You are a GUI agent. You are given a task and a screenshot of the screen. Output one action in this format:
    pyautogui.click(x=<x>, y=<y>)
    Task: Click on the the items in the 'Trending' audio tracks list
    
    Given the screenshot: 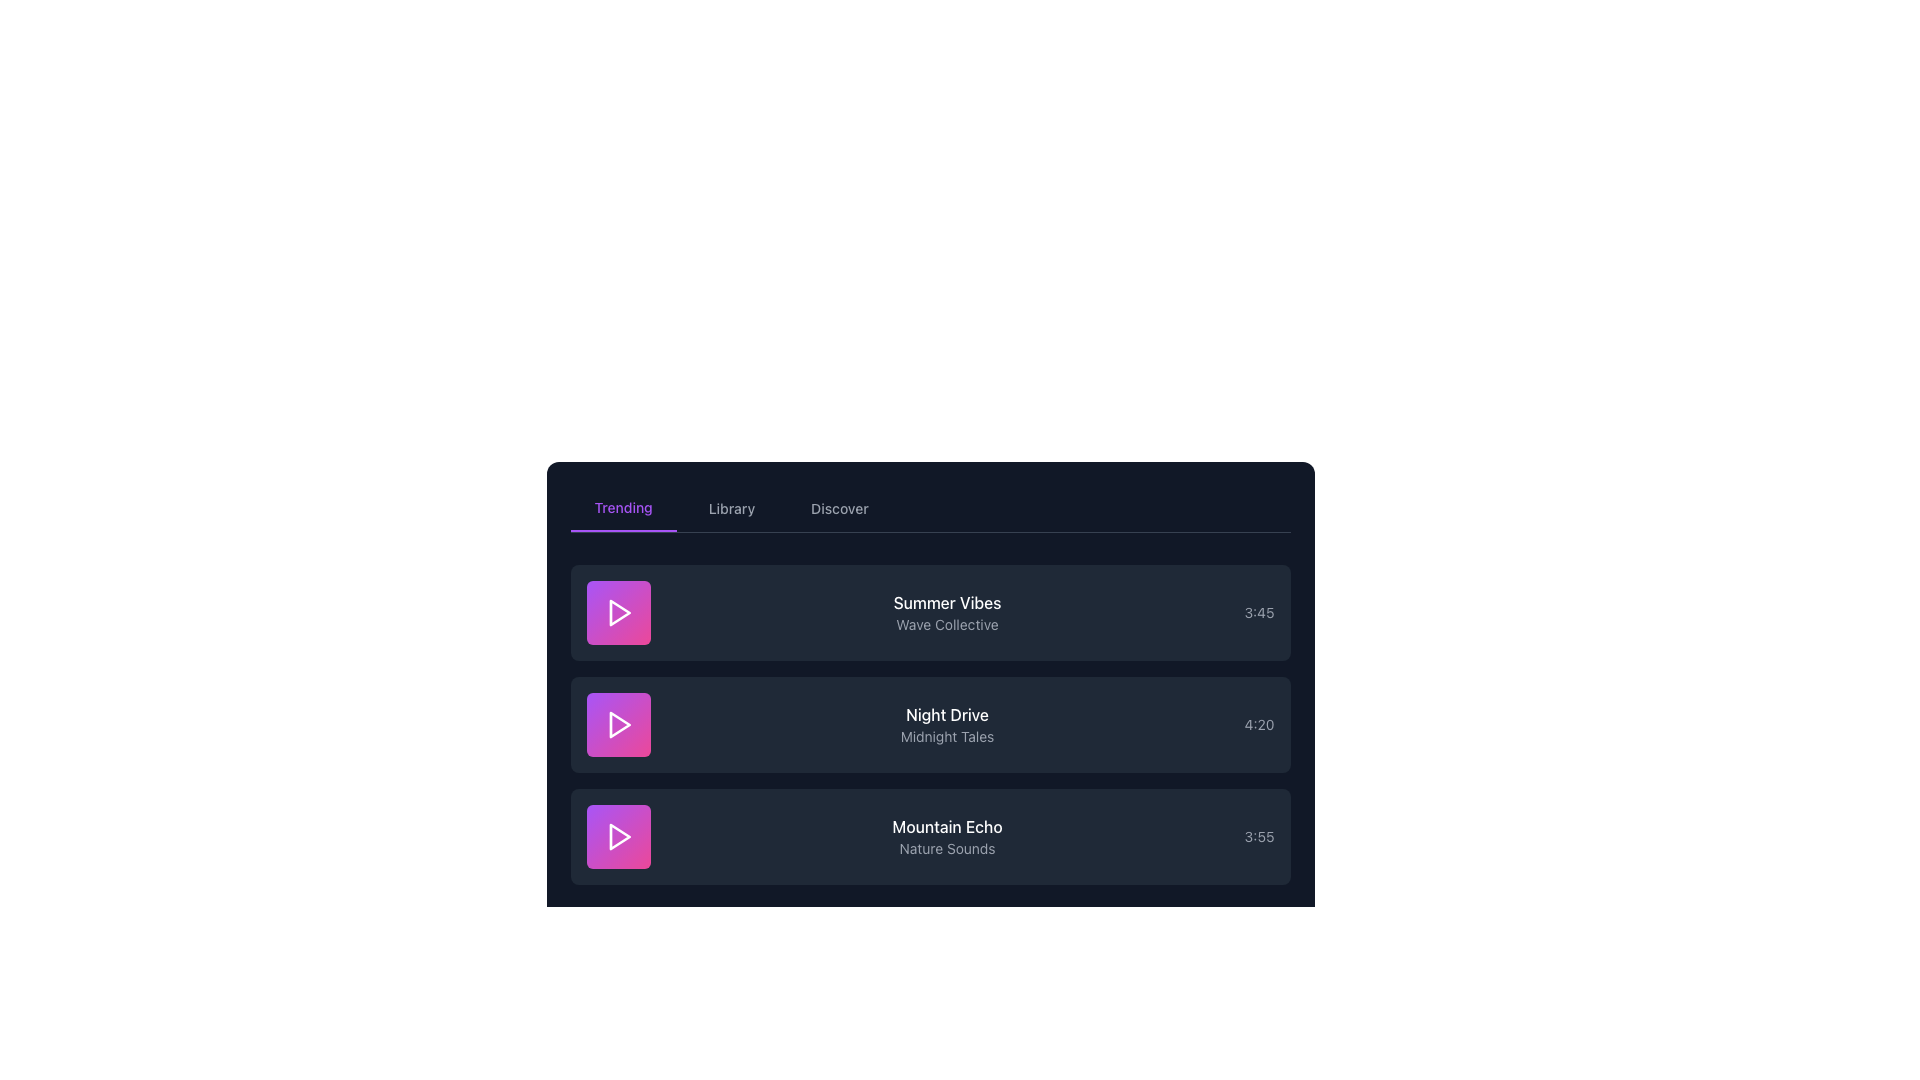 What is the action you would take?
    pyautogui.click(x=929, y=725)
    